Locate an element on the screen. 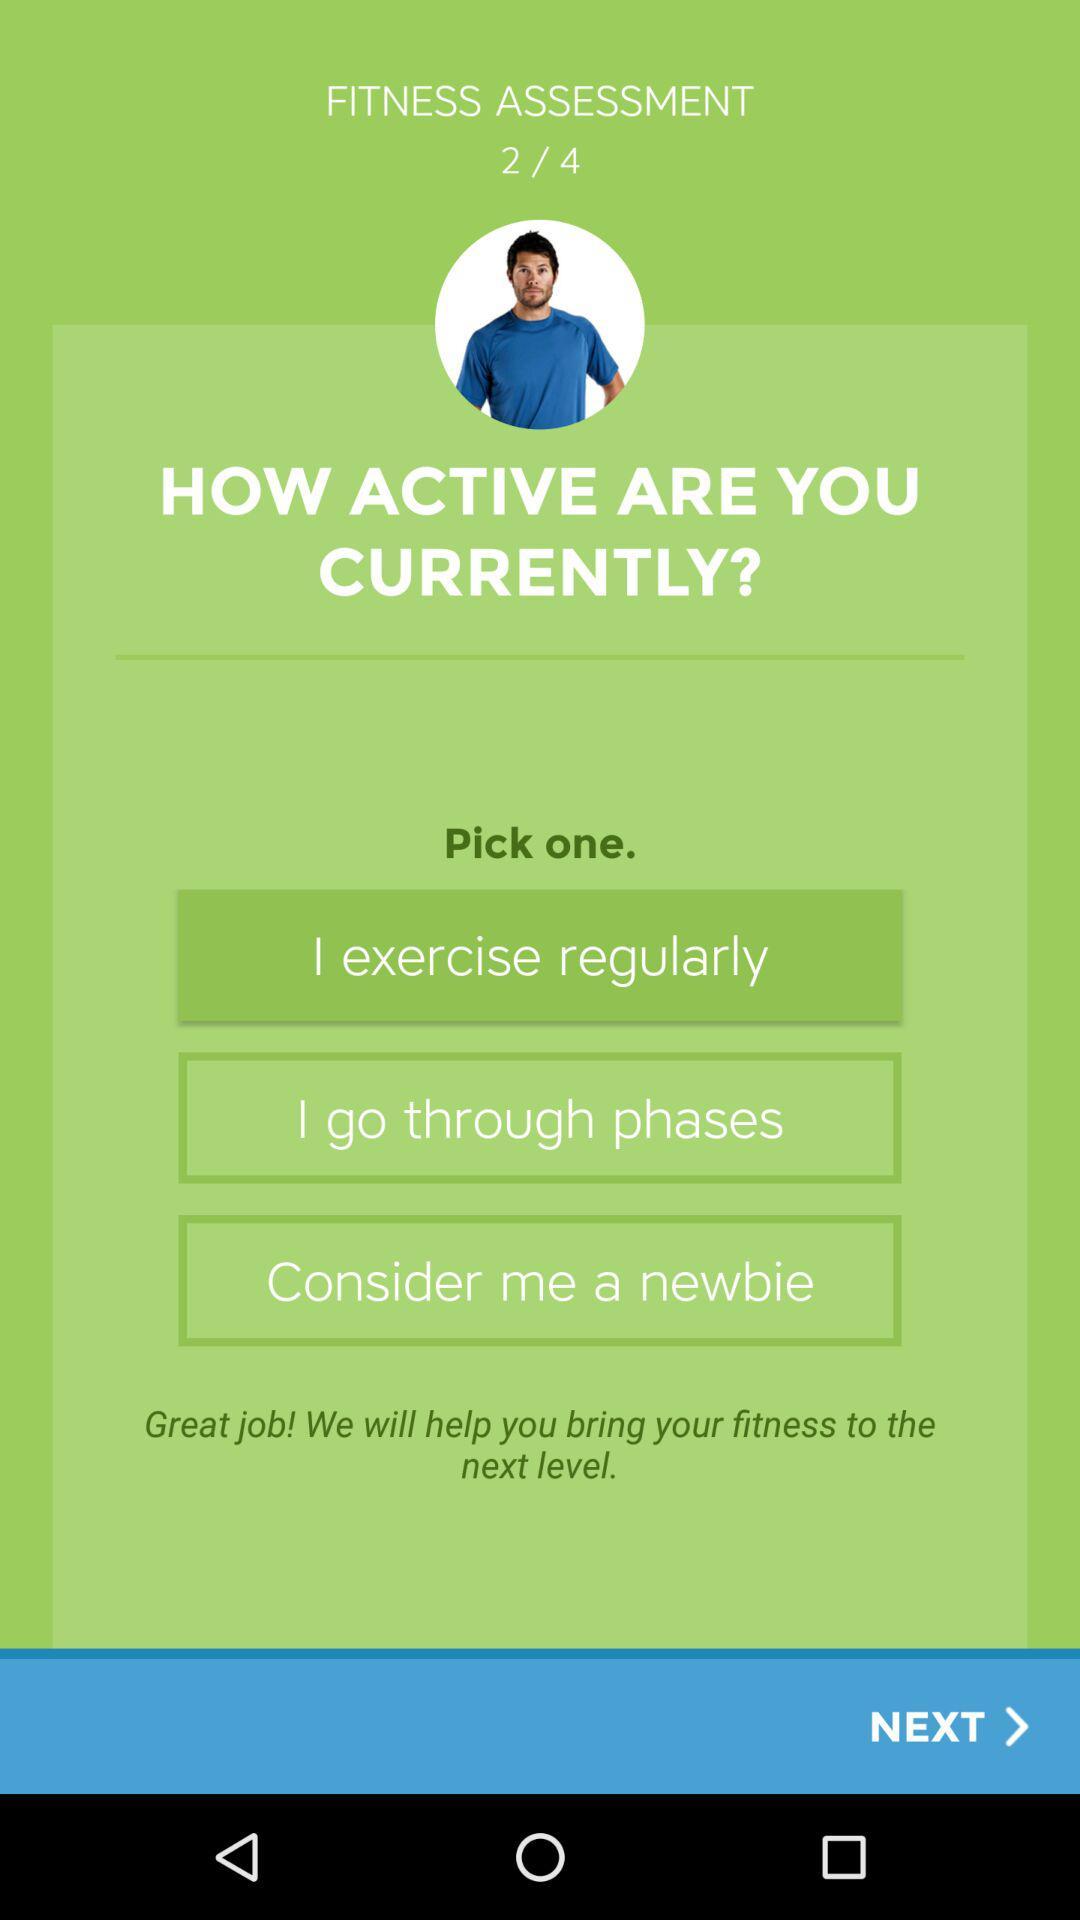  icon above the great job we item is located at coordinates (540, 1280).